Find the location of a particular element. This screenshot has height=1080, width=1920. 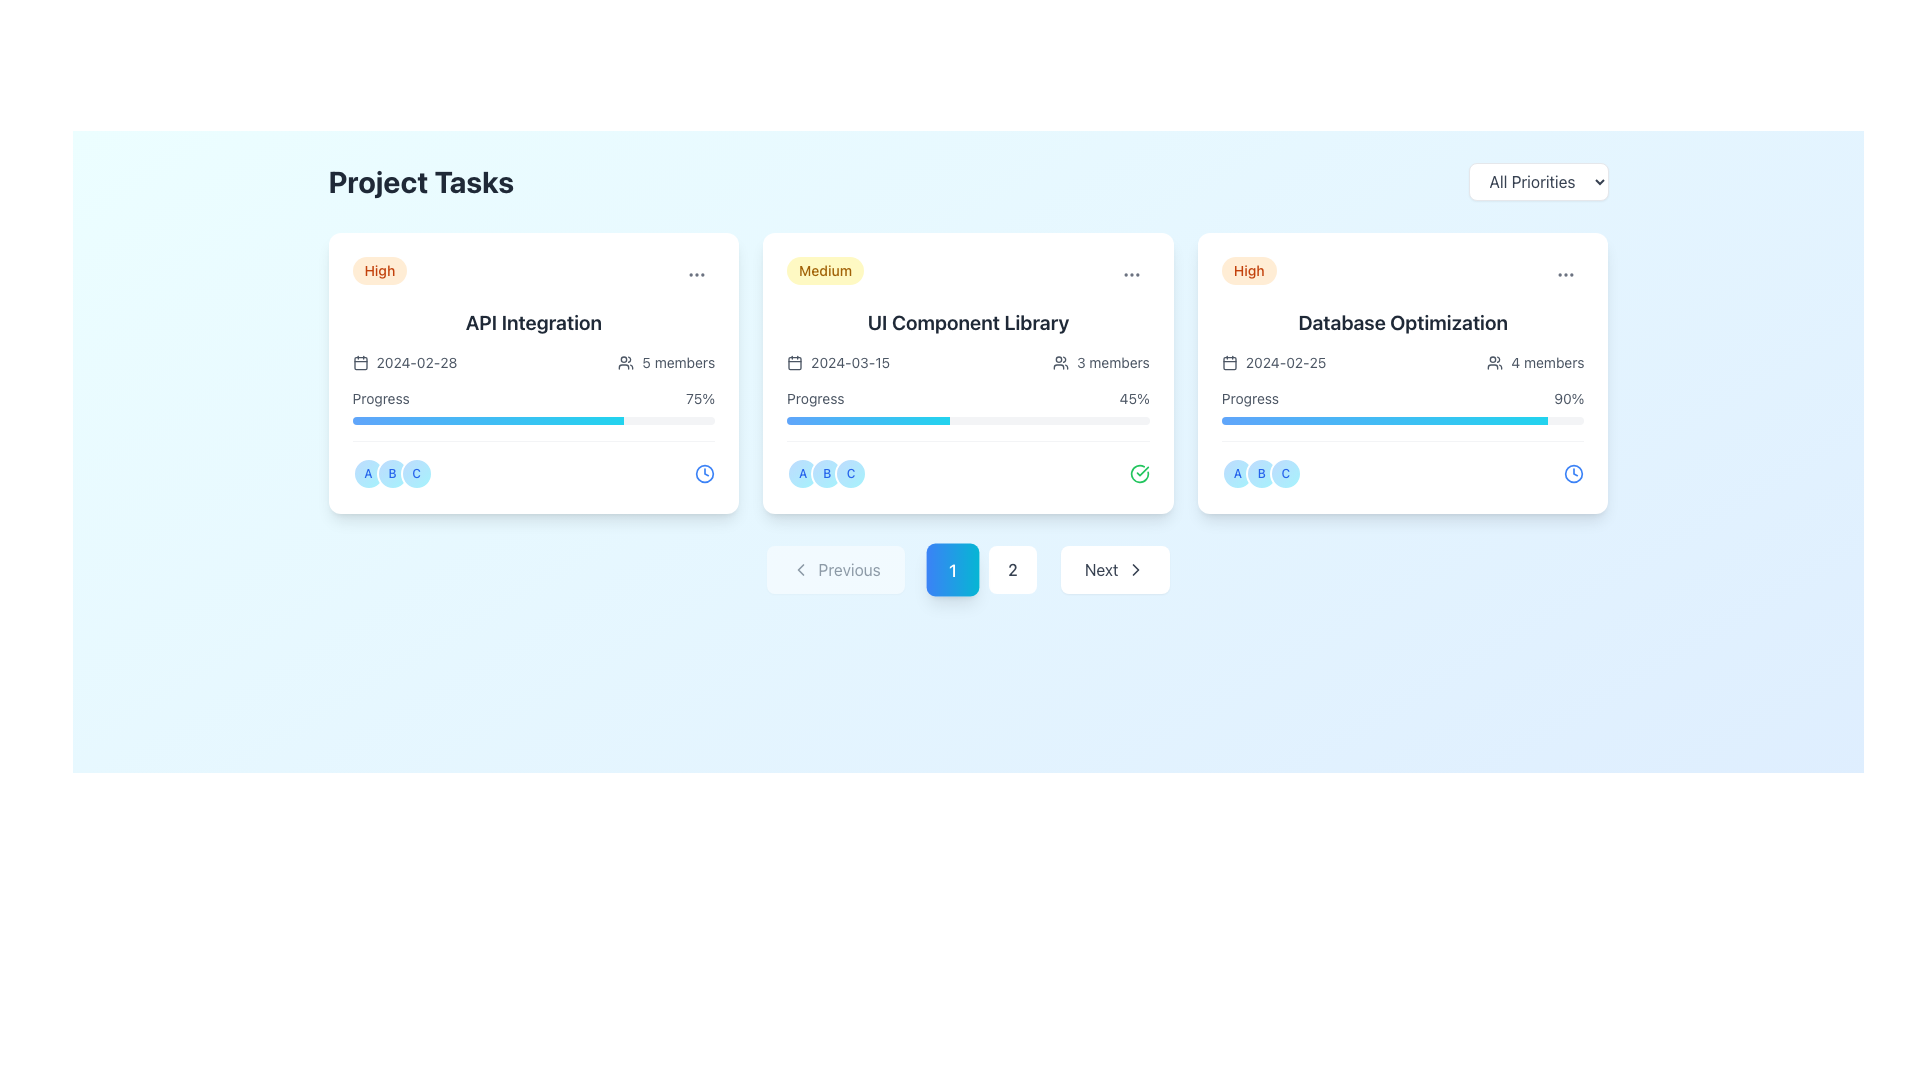

the informative text element that consists of a user icon on the left and the text '3 members' on the right, located in the middle card of a three-card layout, above the progress bar and calendar icon is located at coordinates (1100, 362).